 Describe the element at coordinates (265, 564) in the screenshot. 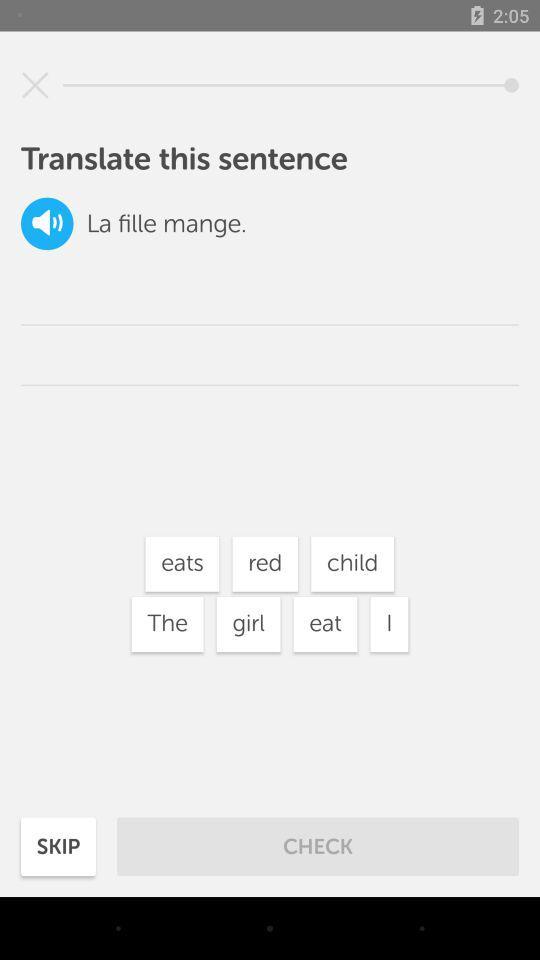

I see `icon below the mange. item` at that location.